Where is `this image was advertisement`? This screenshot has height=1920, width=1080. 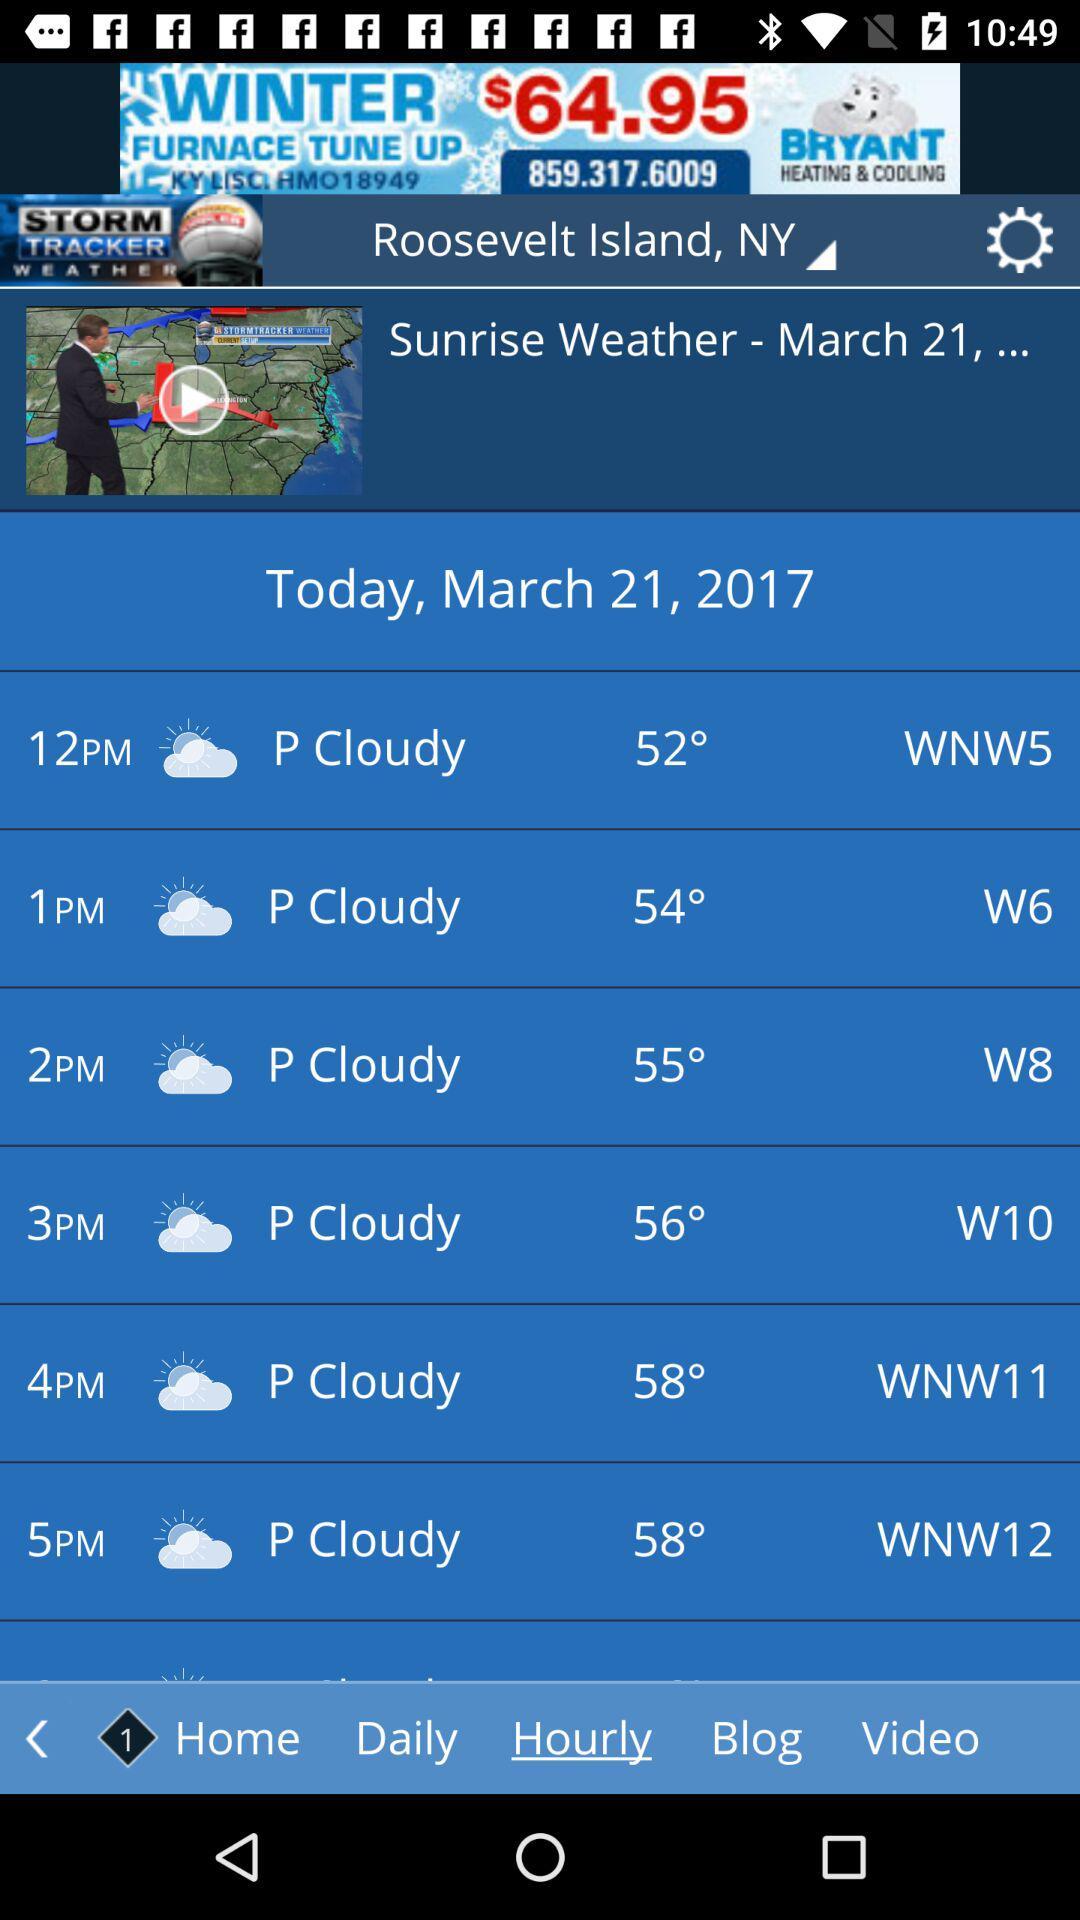 this image was advertisement is located at coordinates (540, 127).